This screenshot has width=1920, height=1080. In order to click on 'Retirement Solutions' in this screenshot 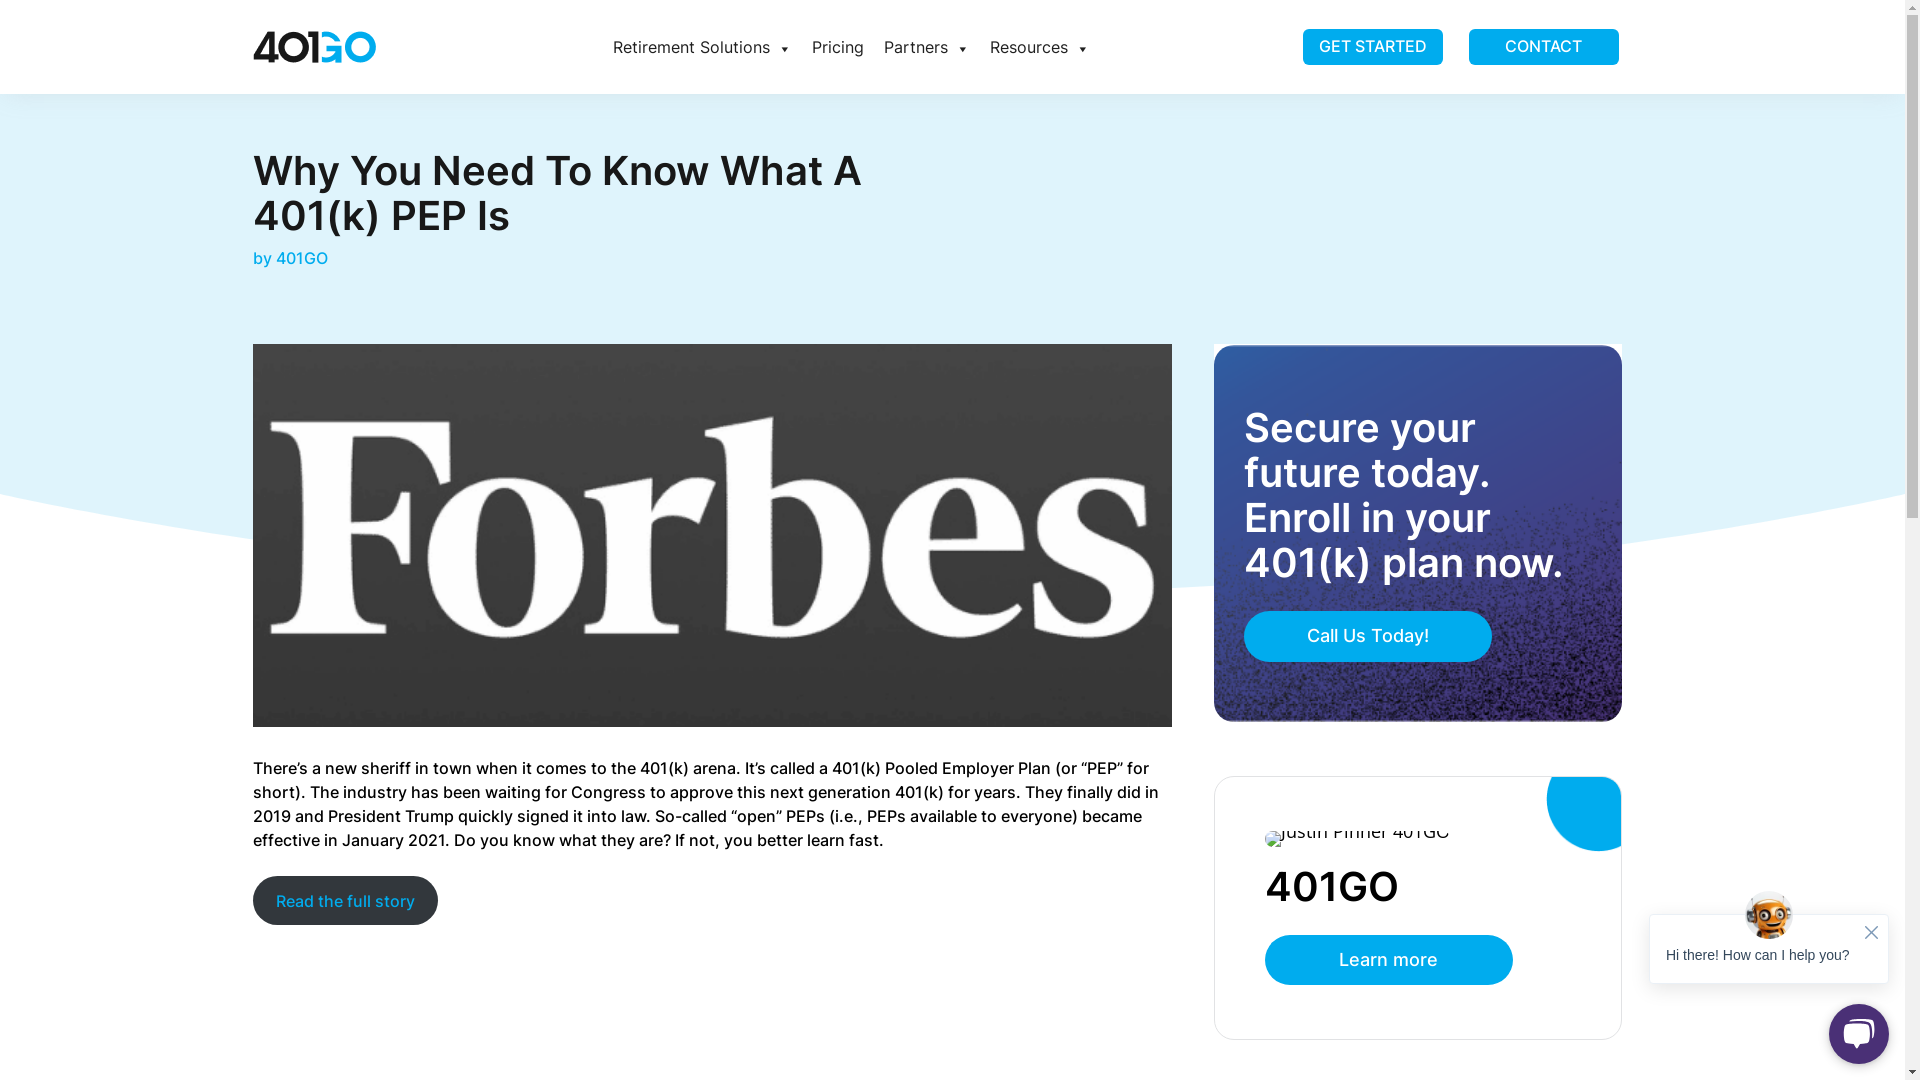, I will do `click(701, 45)`.